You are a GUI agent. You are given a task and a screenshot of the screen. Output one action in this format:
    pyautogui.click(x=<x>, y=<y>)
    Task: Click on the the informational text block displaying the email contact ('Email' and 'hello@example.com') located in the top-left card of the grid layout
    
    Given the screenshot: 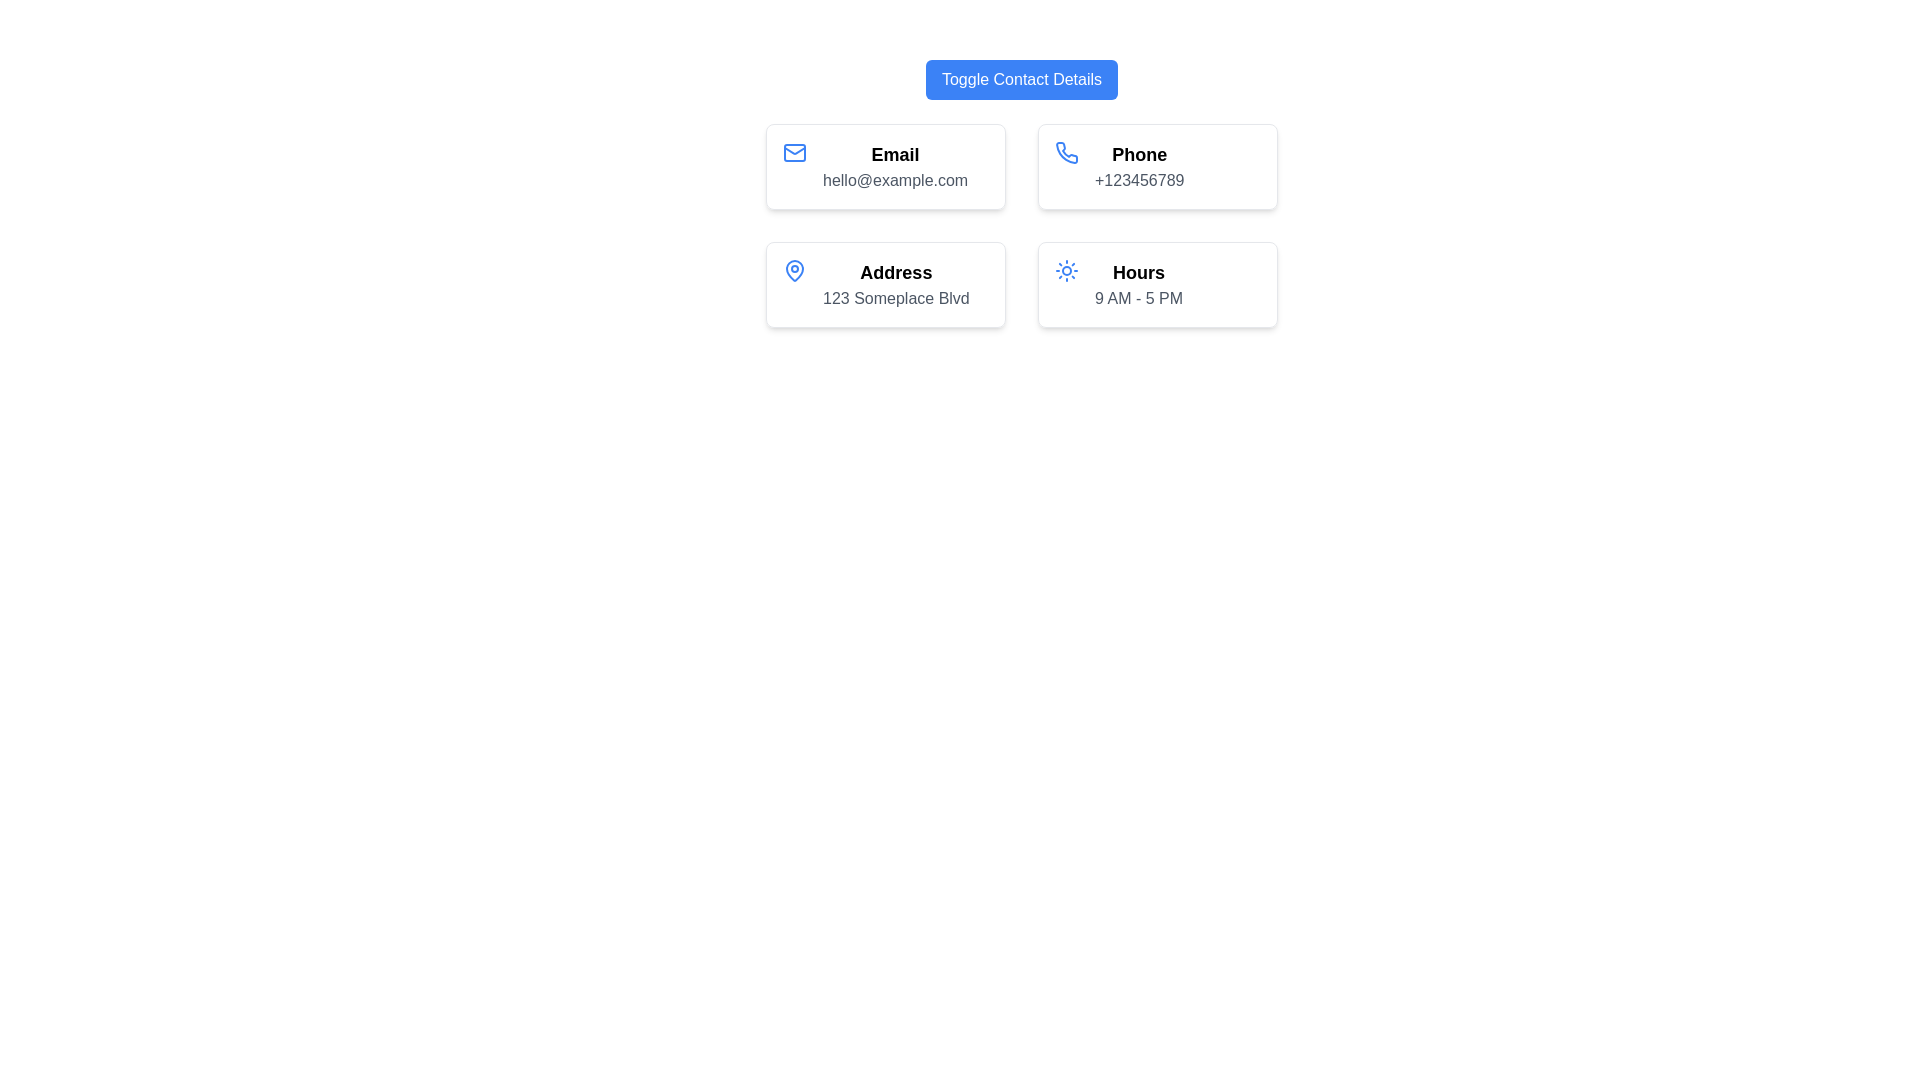 What is the action you would take?
    pyautogui.click(x=894, y=165)
    